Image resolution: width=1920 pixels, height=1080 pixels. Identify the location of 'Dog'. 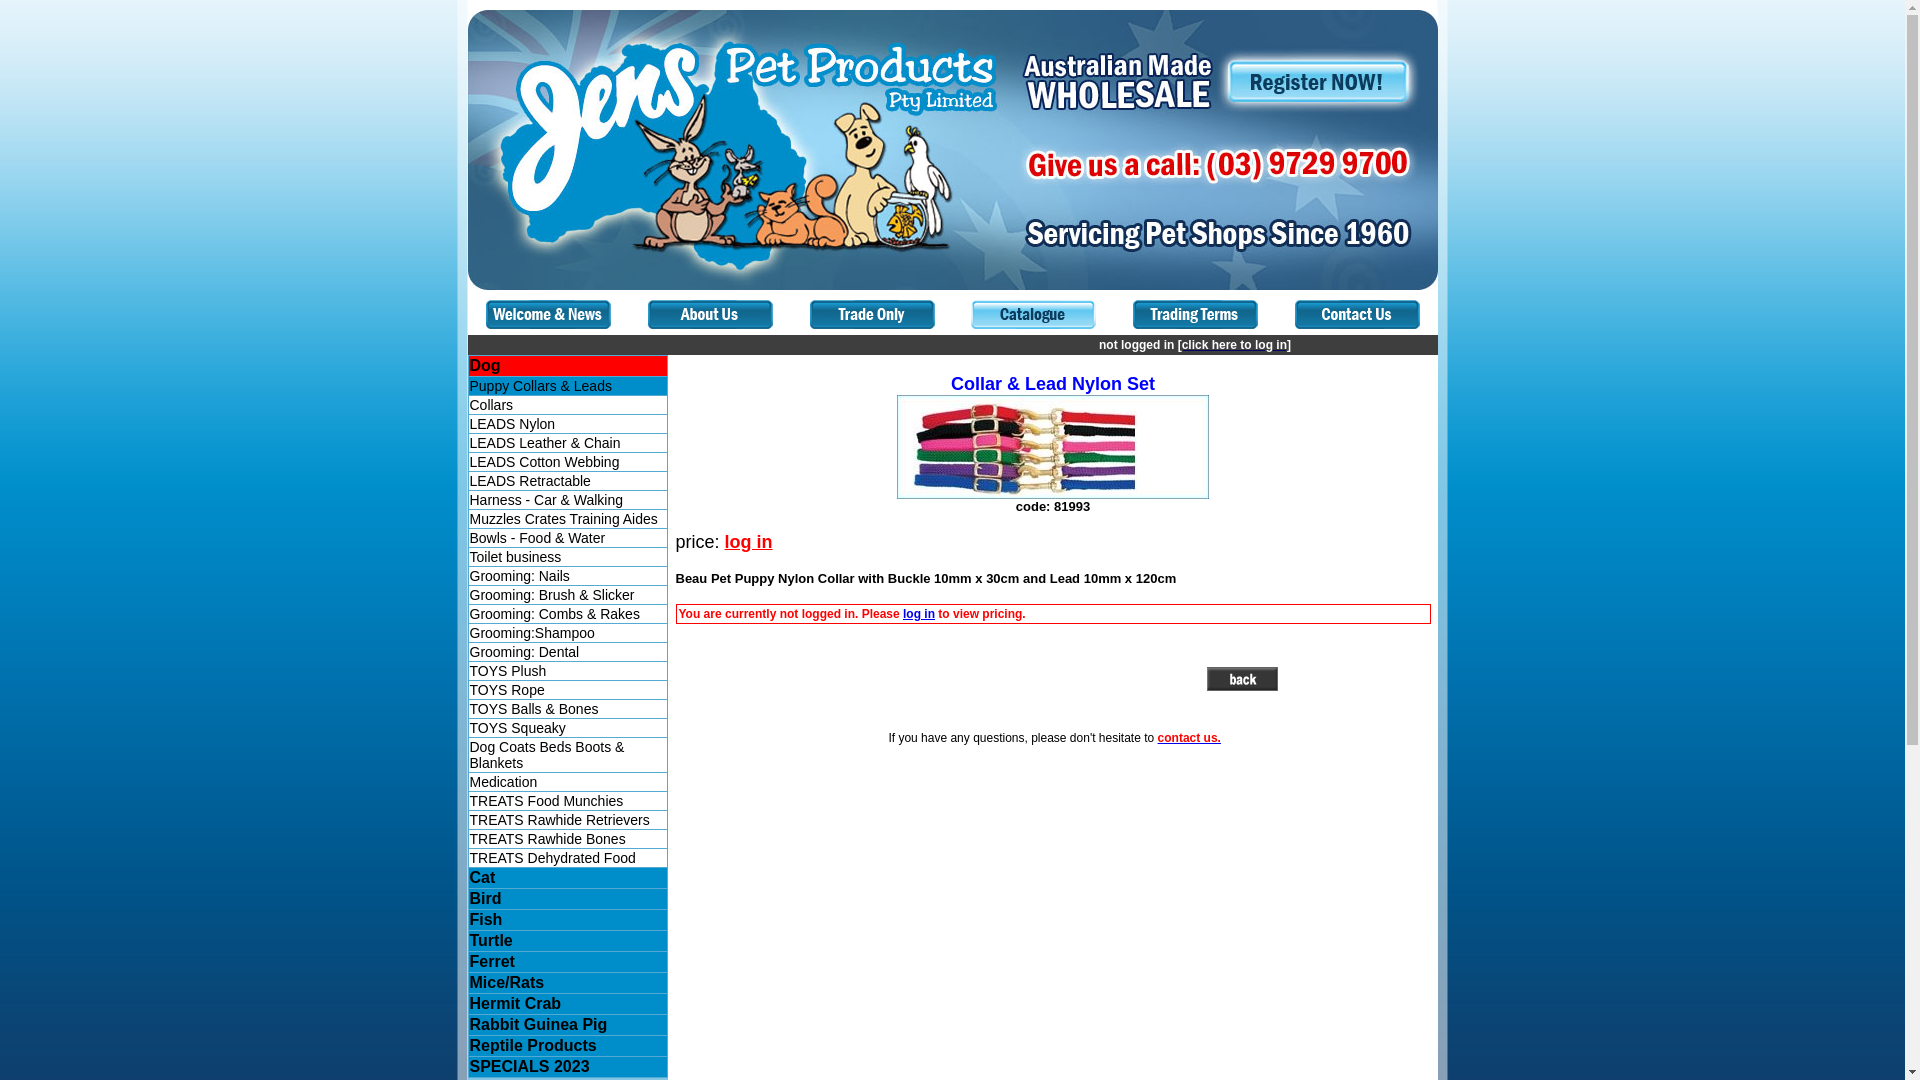
(565, 366).